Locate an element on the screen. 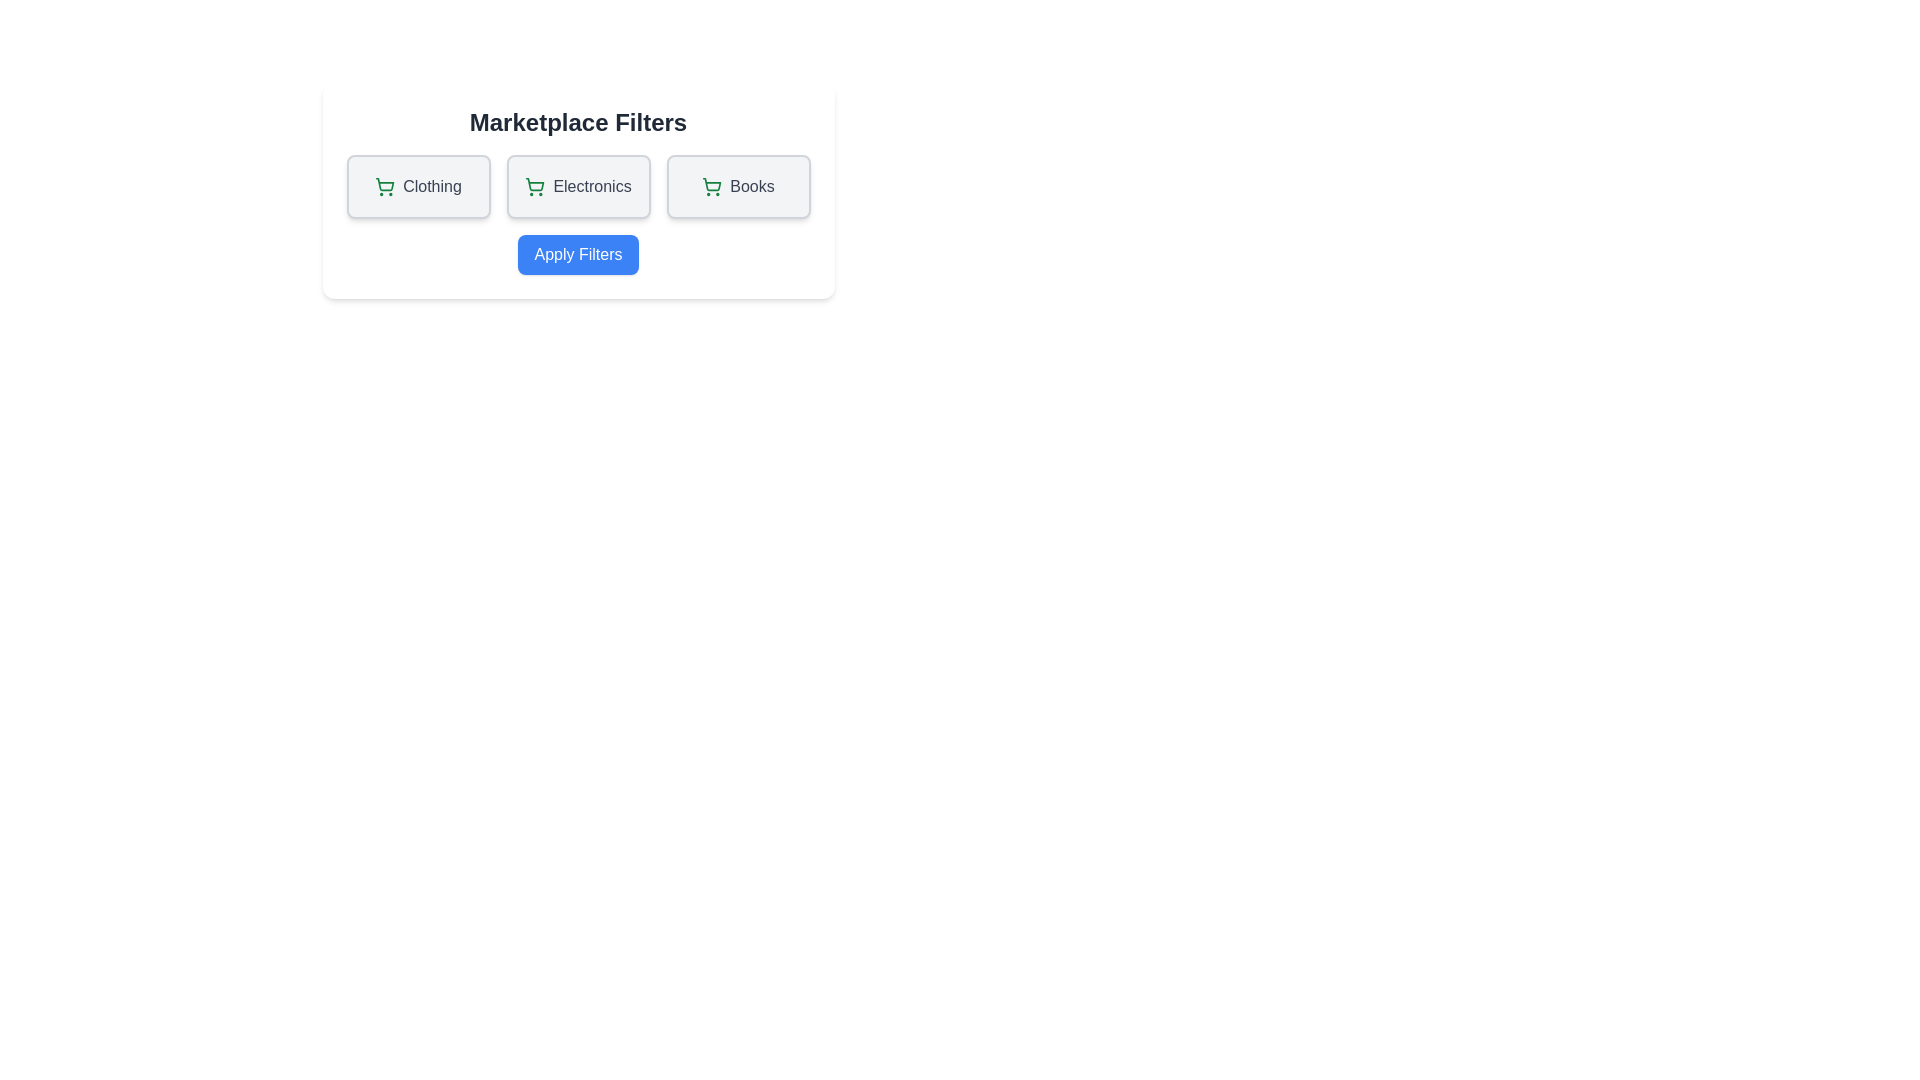  the filter option labeled Clothing is located at coordinates (417, 186).